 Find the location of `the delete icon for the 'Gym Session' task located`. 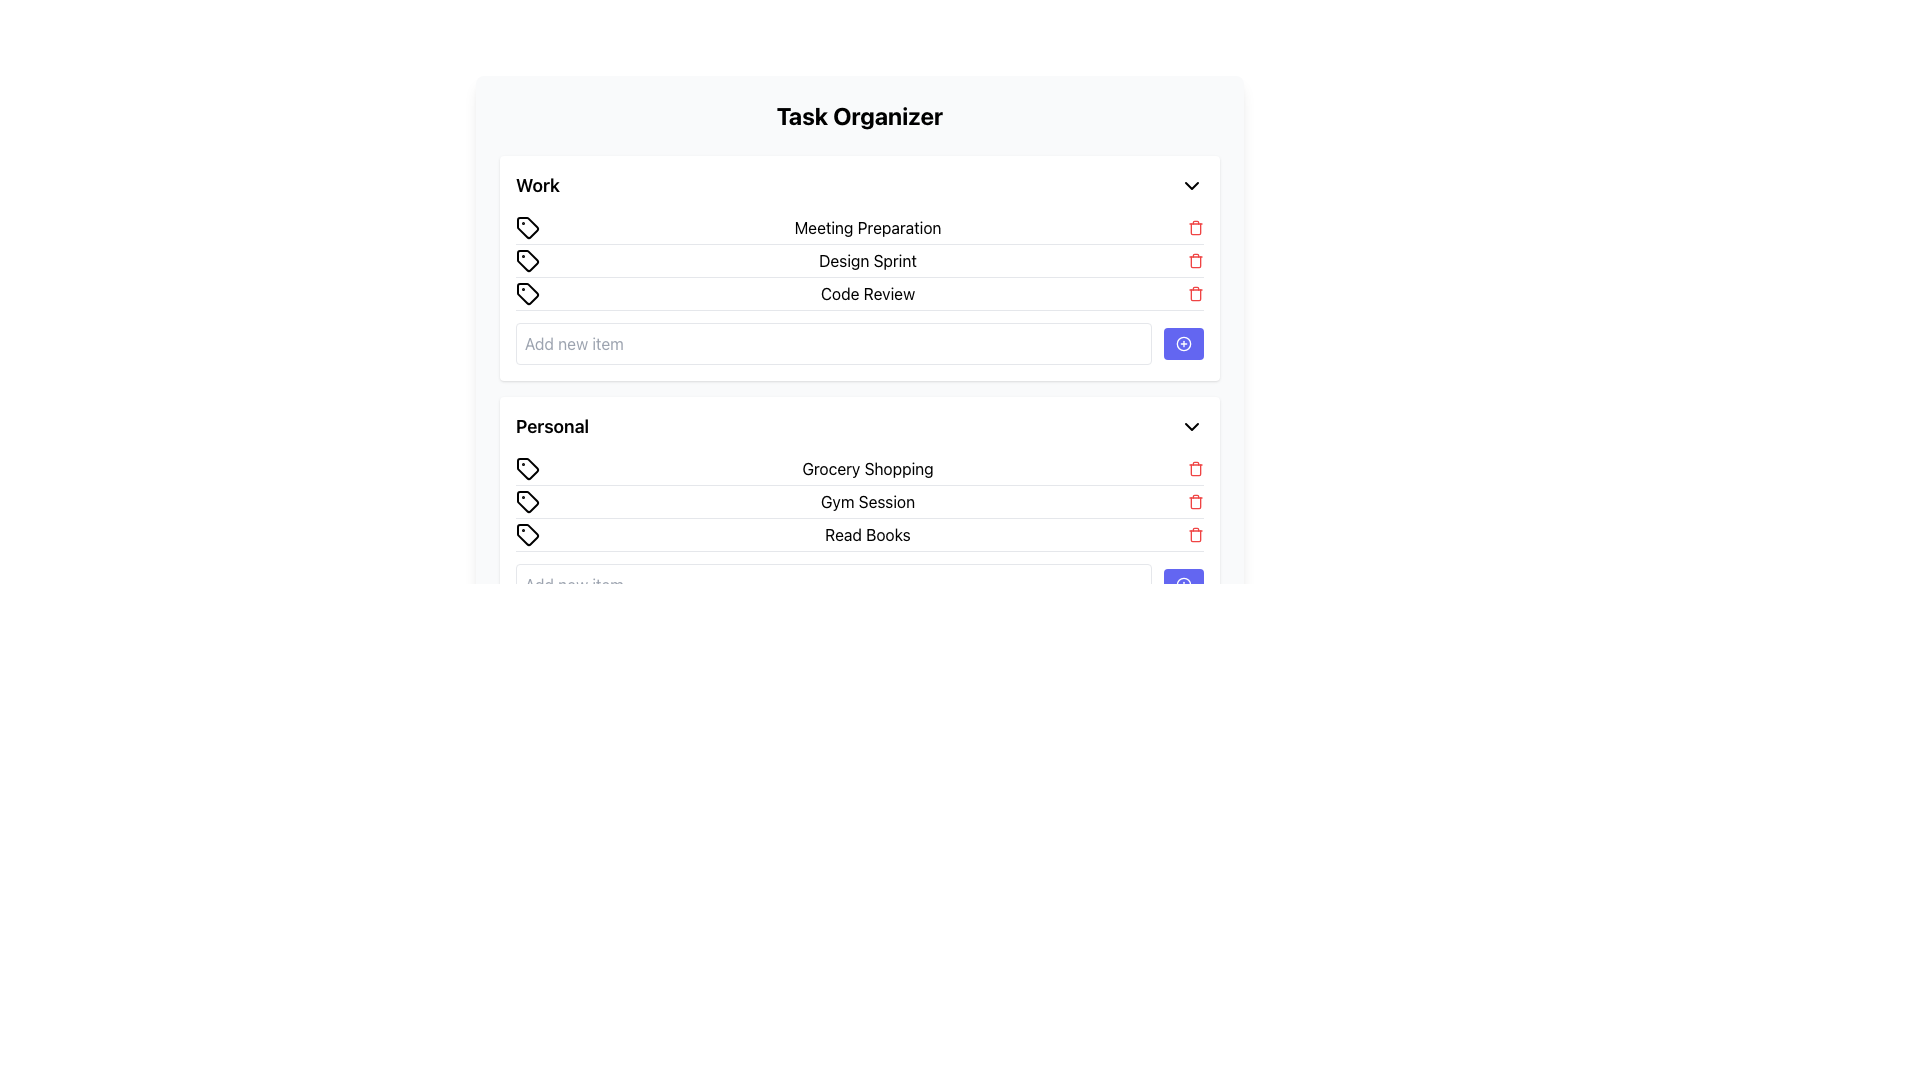

the delete icon for the 'Gym Session' task located is located at coordinates (1195, 500).